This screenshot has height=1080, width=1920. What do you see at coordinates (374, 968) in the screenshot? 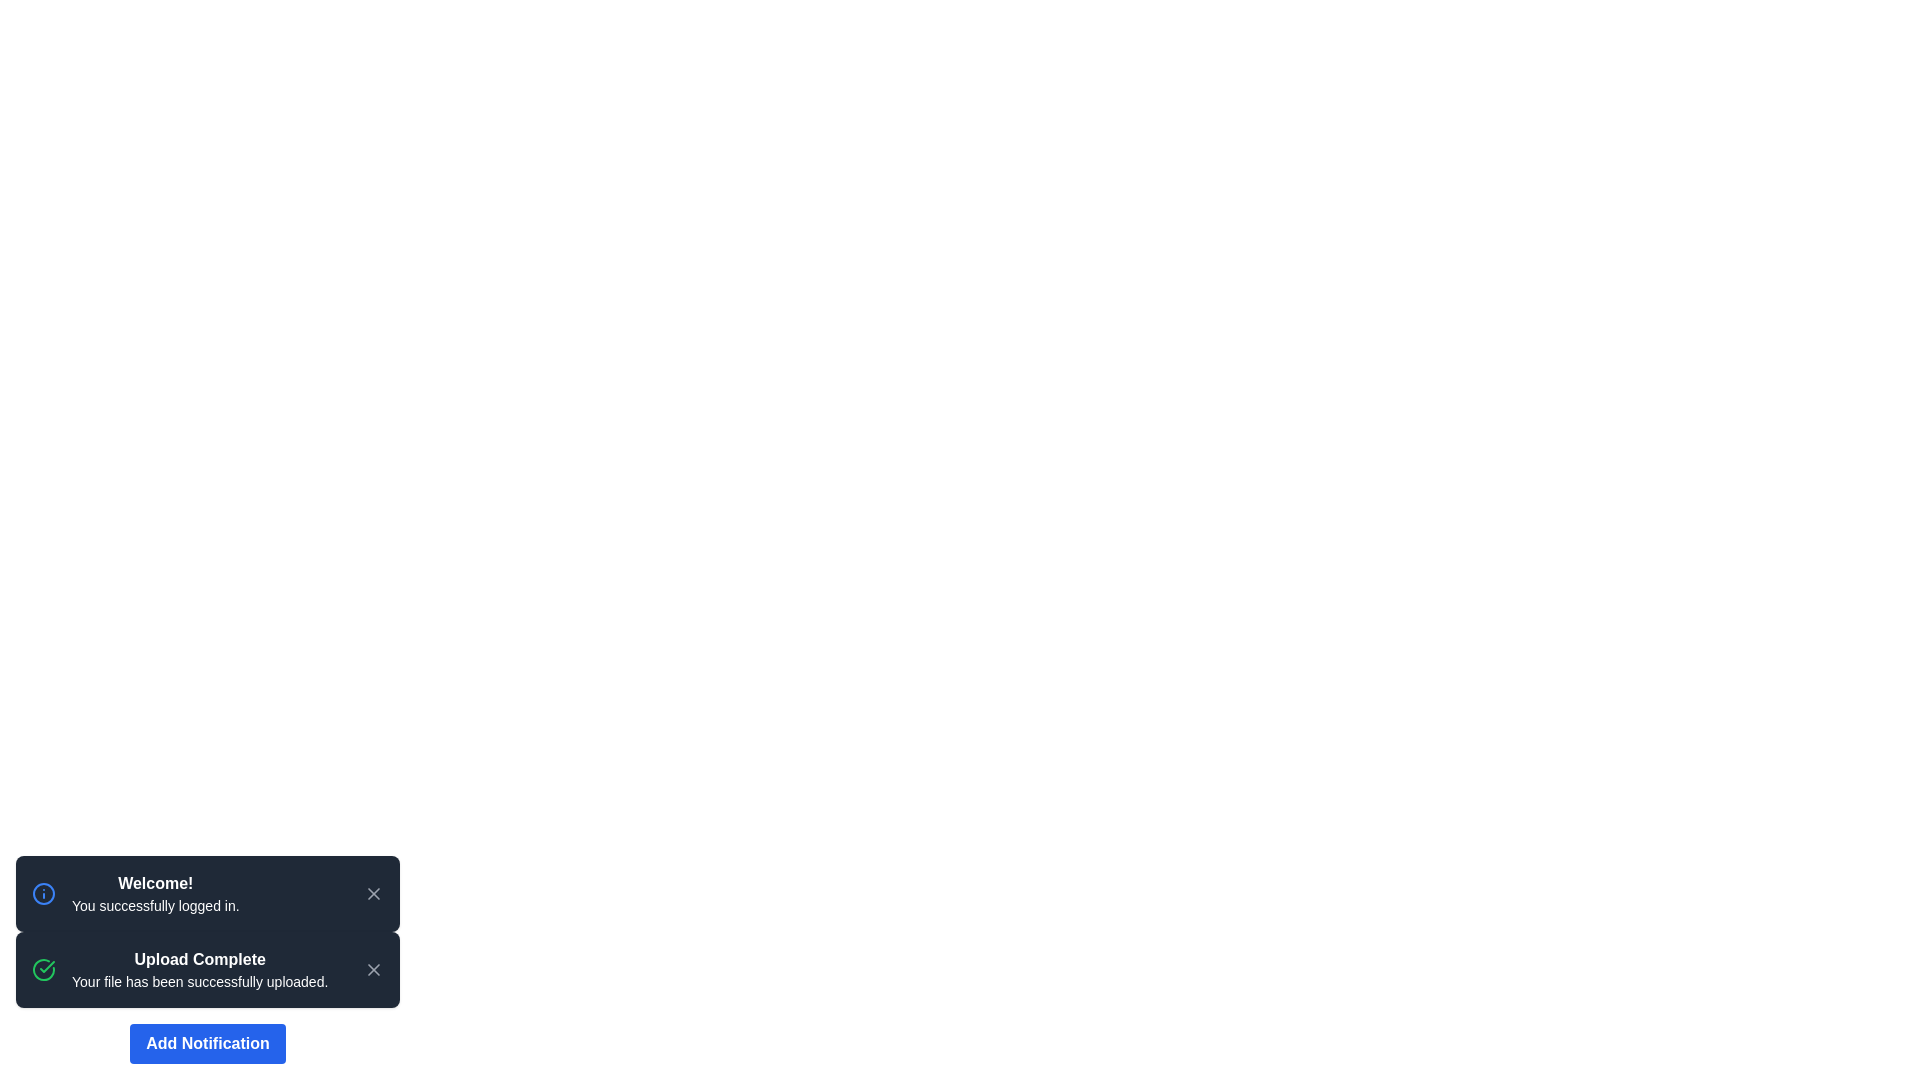
I see `the circular 'Close' button with an 'X' icon` at bounding box center [374, 968].